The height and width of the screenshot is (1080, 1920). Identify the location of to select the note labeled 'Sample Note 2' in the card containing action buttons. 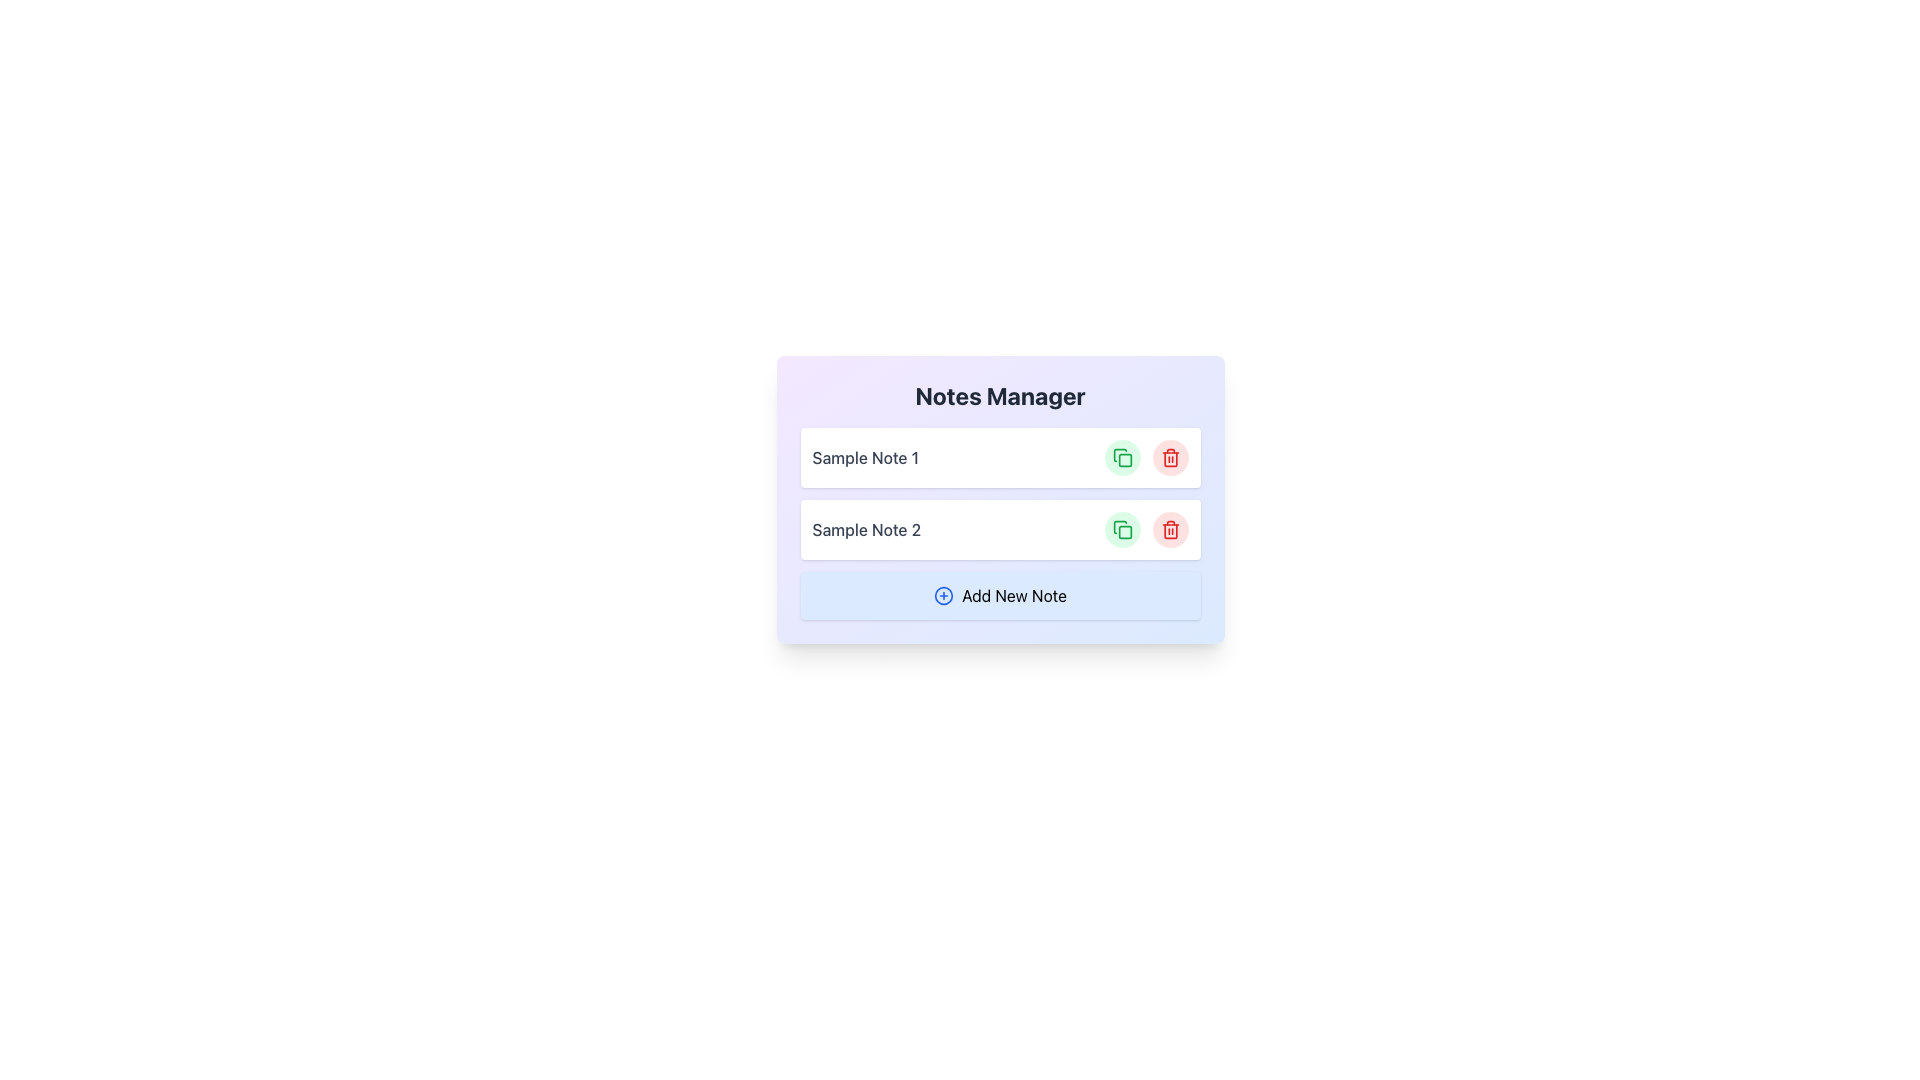
(1000, 528).